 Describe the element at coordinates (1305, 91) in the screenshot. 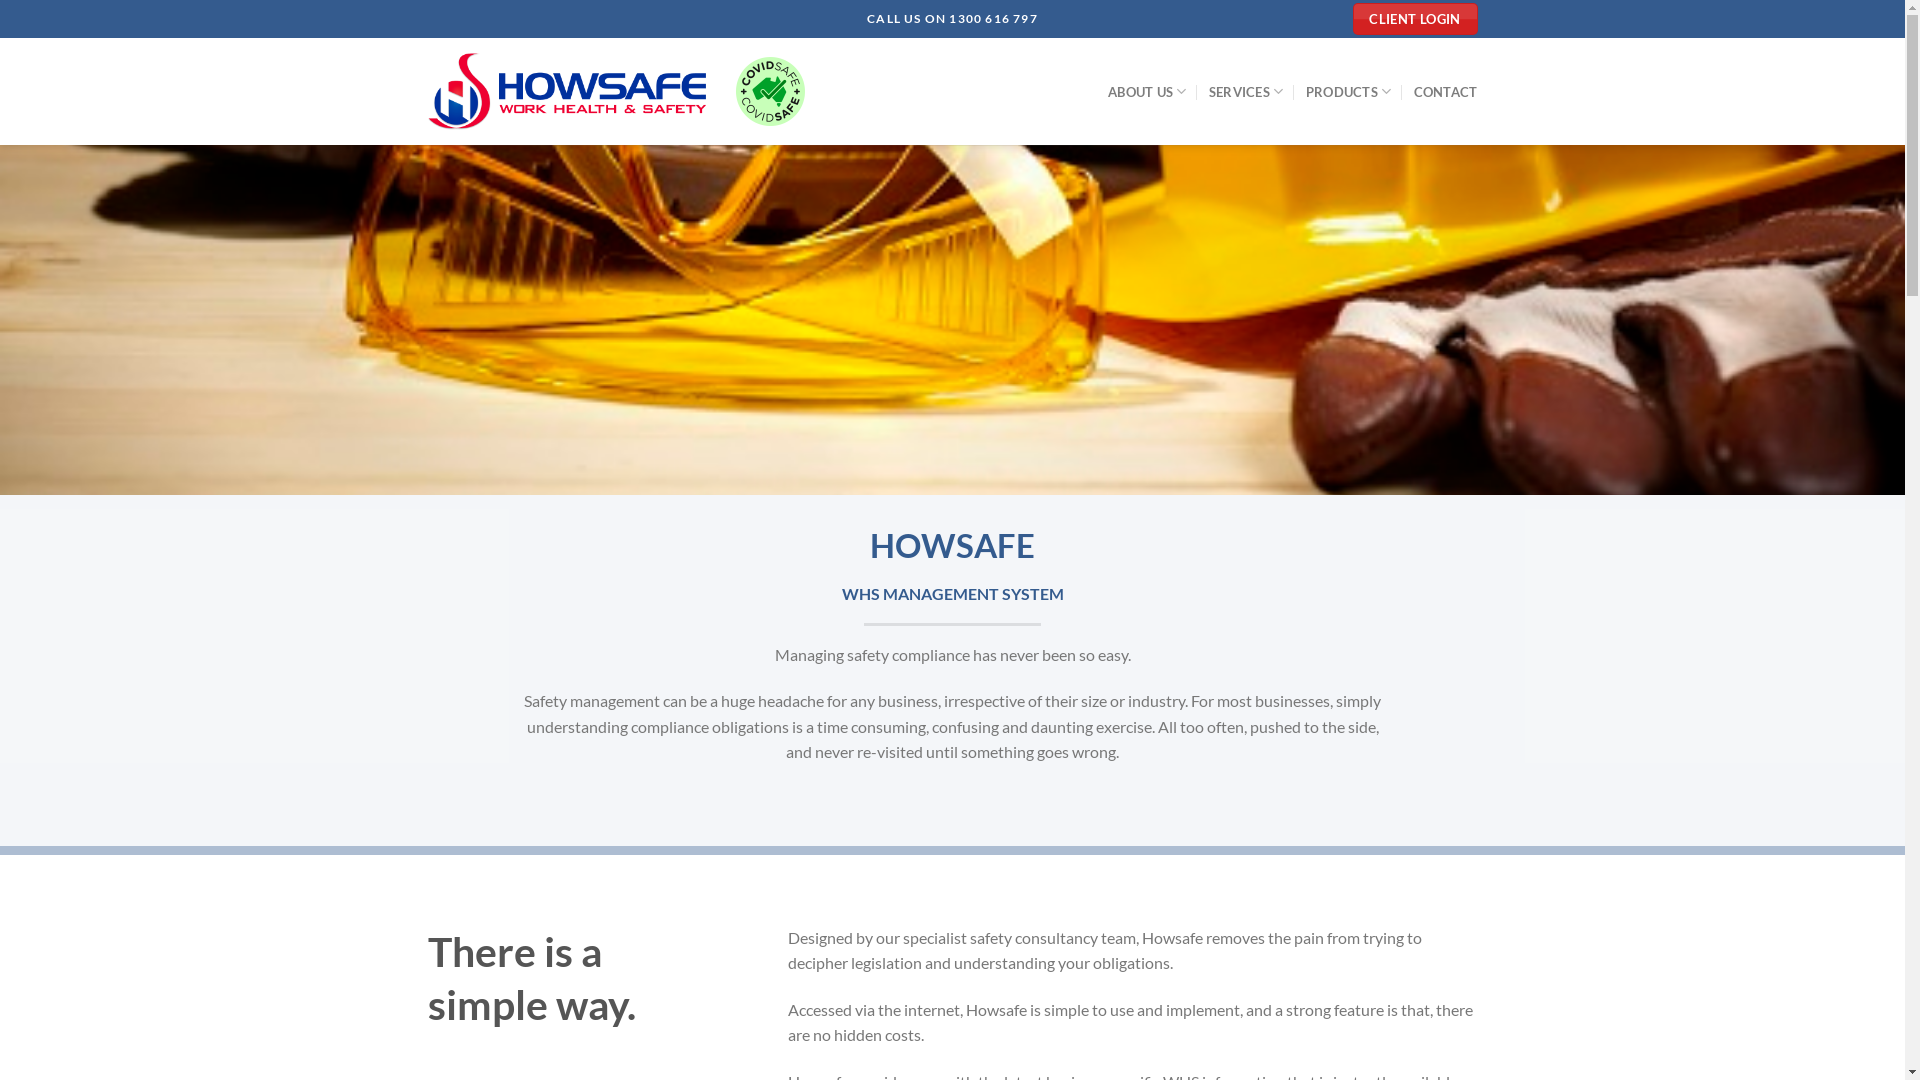

I see `'PRODUCTS'` at that location.